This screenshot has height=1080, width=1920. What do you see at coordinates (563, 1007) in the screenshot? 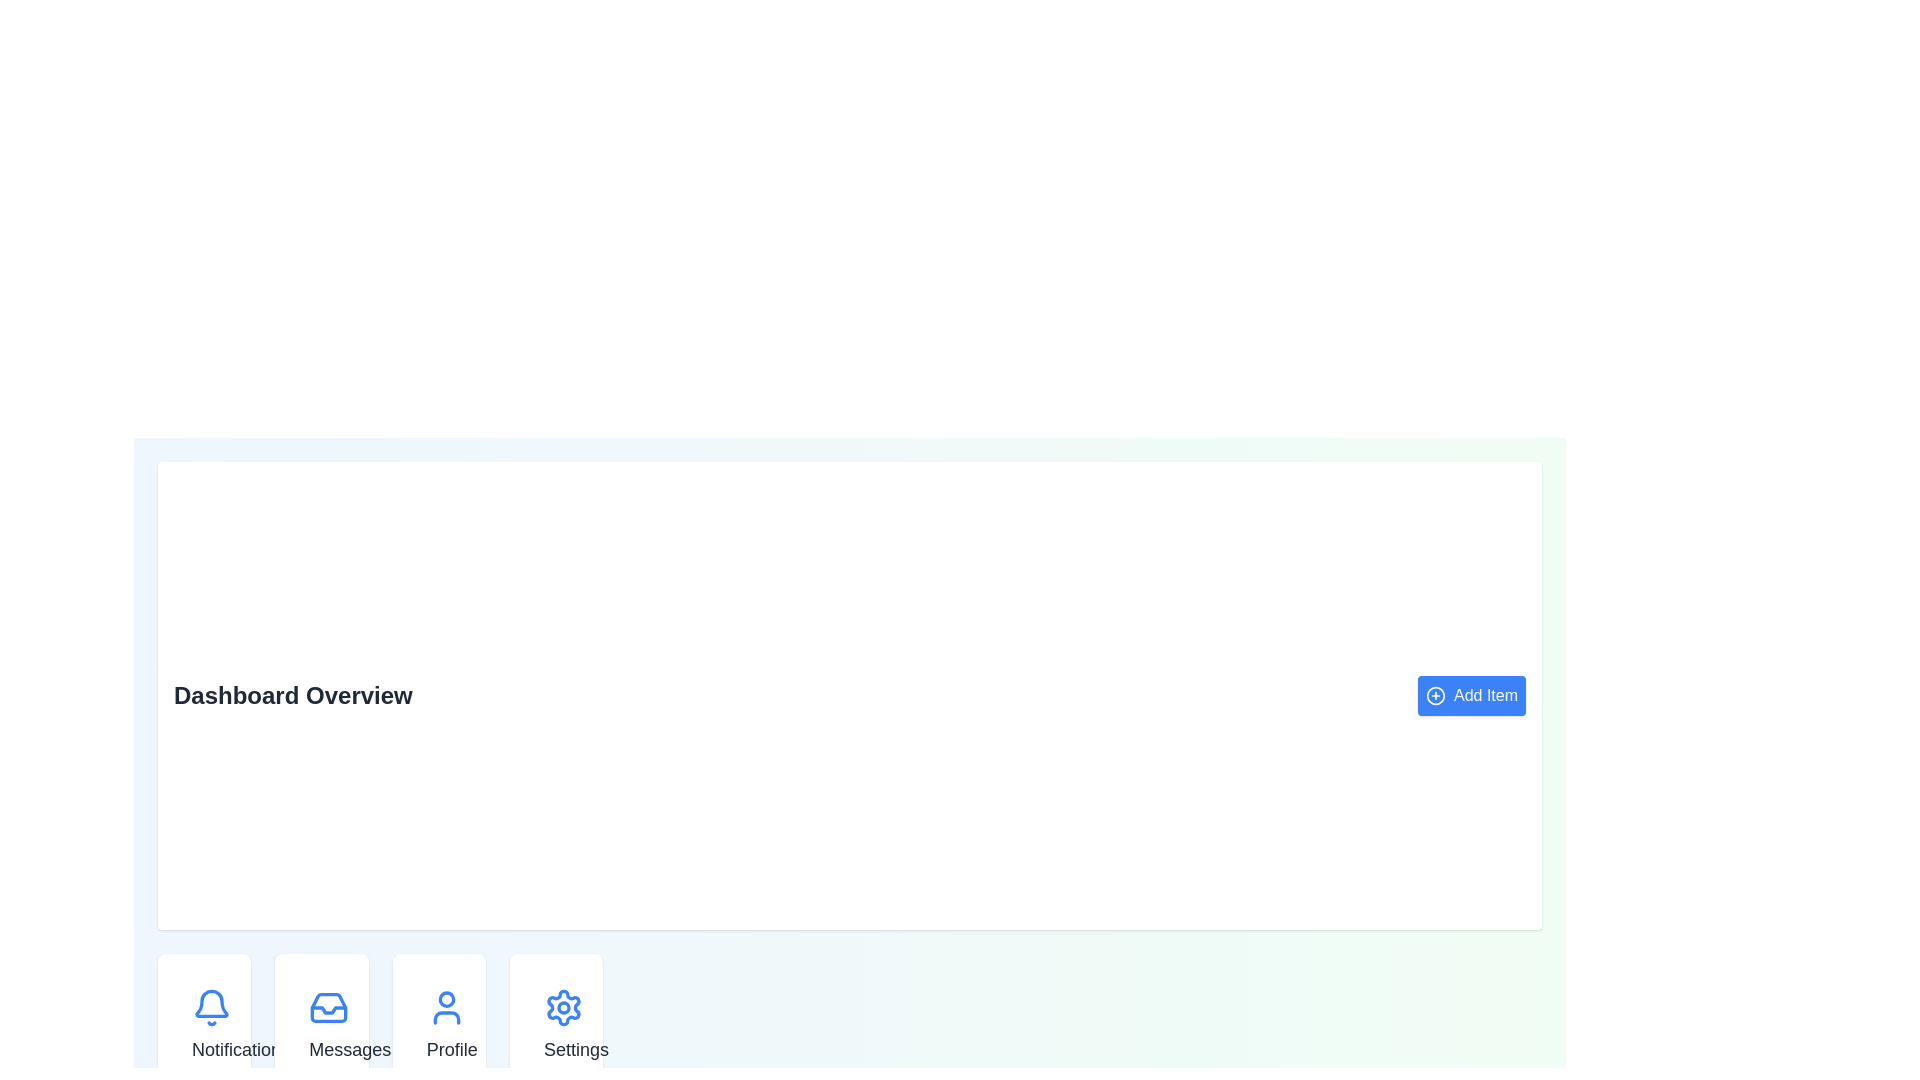
I see `the 'Settings' icon located at the bottom of the application interface` at bounding box center [563, 1007].